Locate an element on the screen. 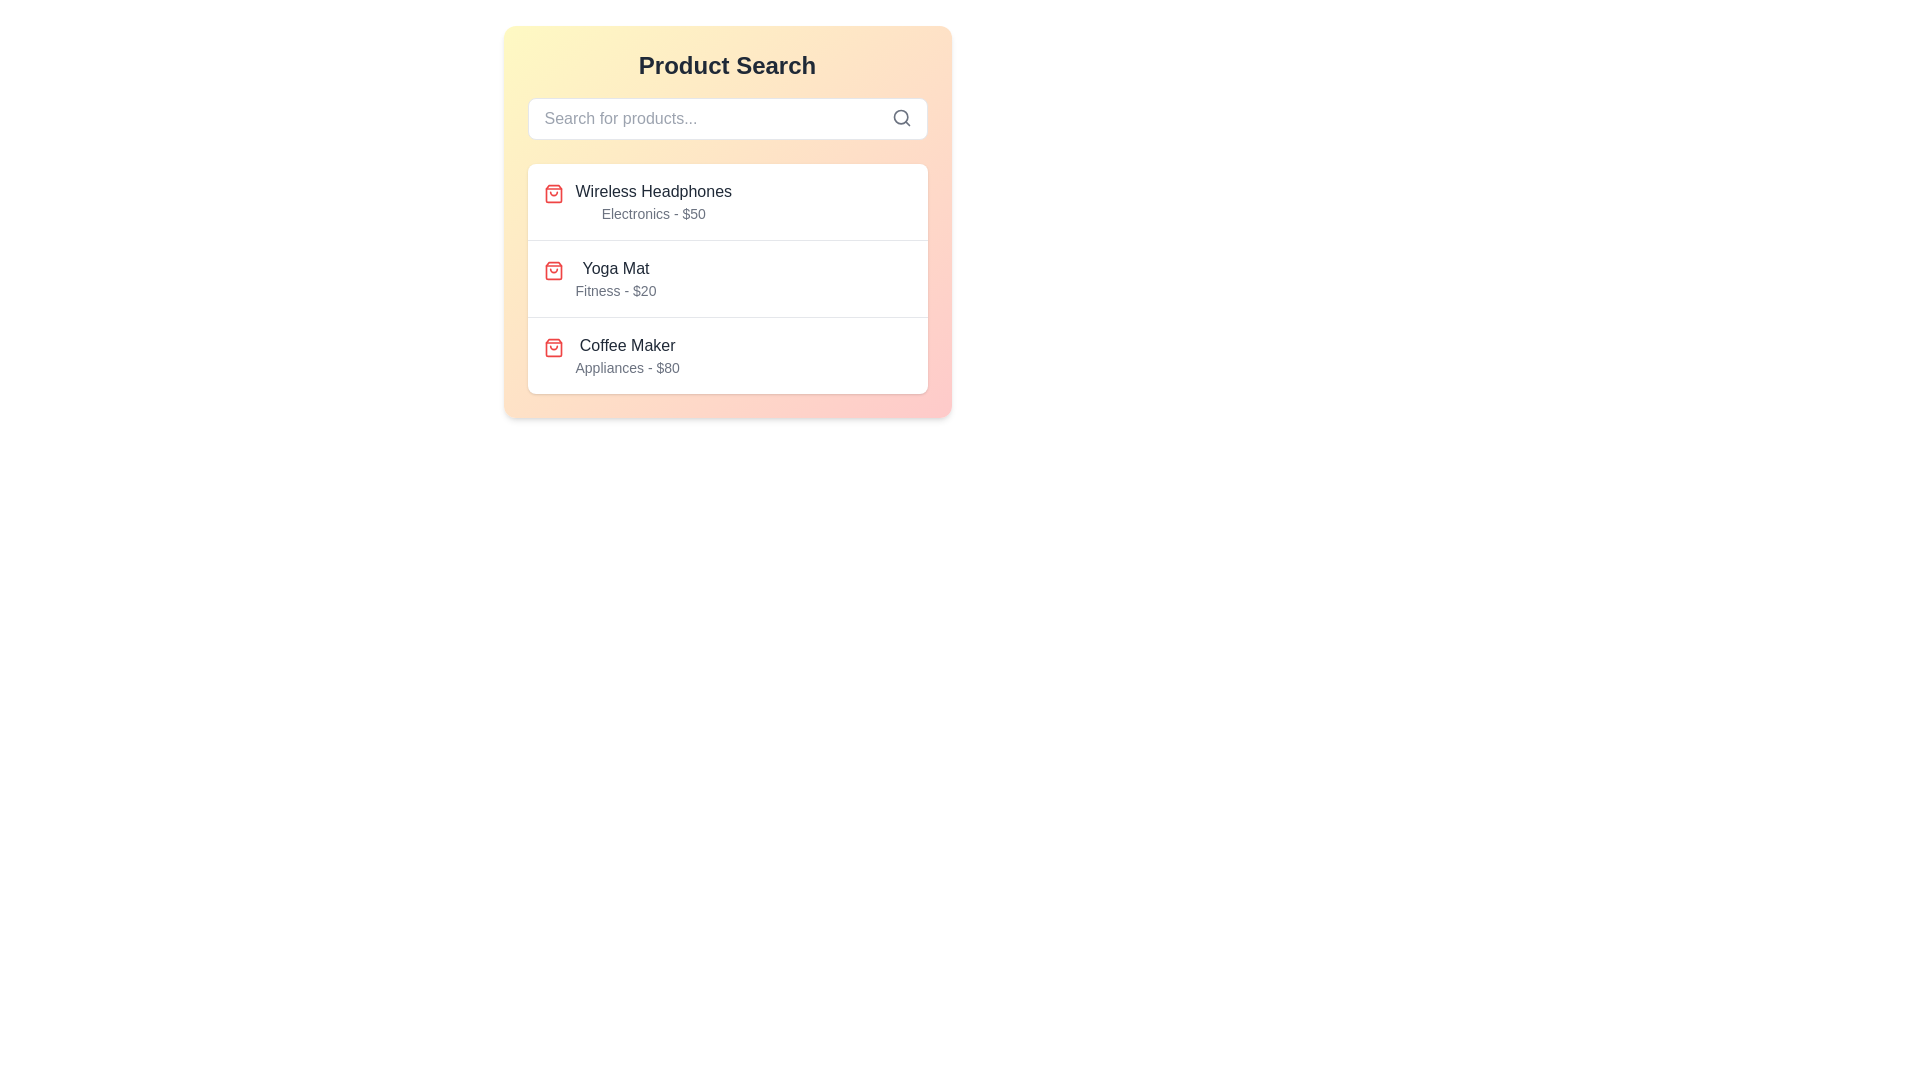 The width and height of the screenshot is (1920, 1080). the text label reading 'Yoga Mat' in a bold dark gray font, which is the first line of text in the product list titled 'Product Search.' is located at coordinates (614, 268).